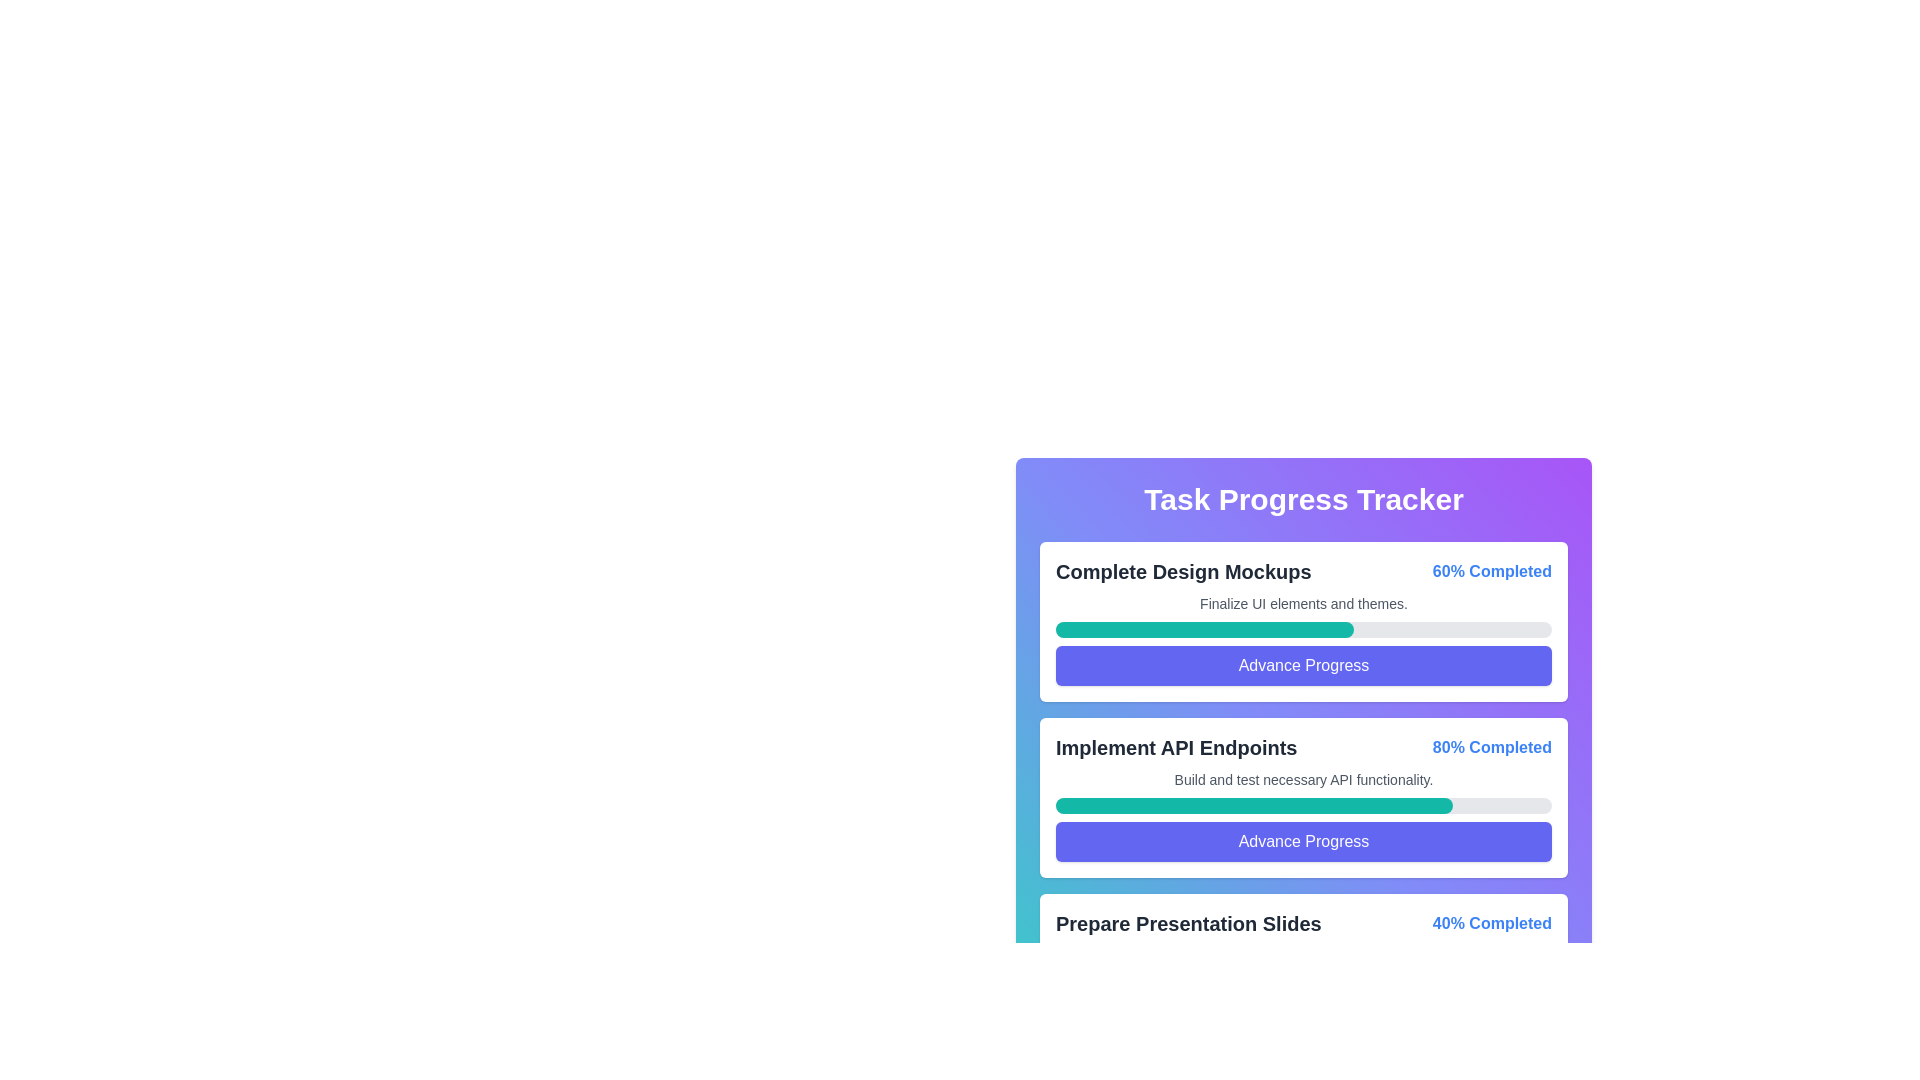 The width and height of the screenshot is (1920, 1080). What do you see at coordinates (1492, 924) in the screenshot?
I see `the static text indicating the completion percentage for the task 'Prepare Presentation Slides', located at the bottom-right of the task list` at bounding box center [1492, 924].